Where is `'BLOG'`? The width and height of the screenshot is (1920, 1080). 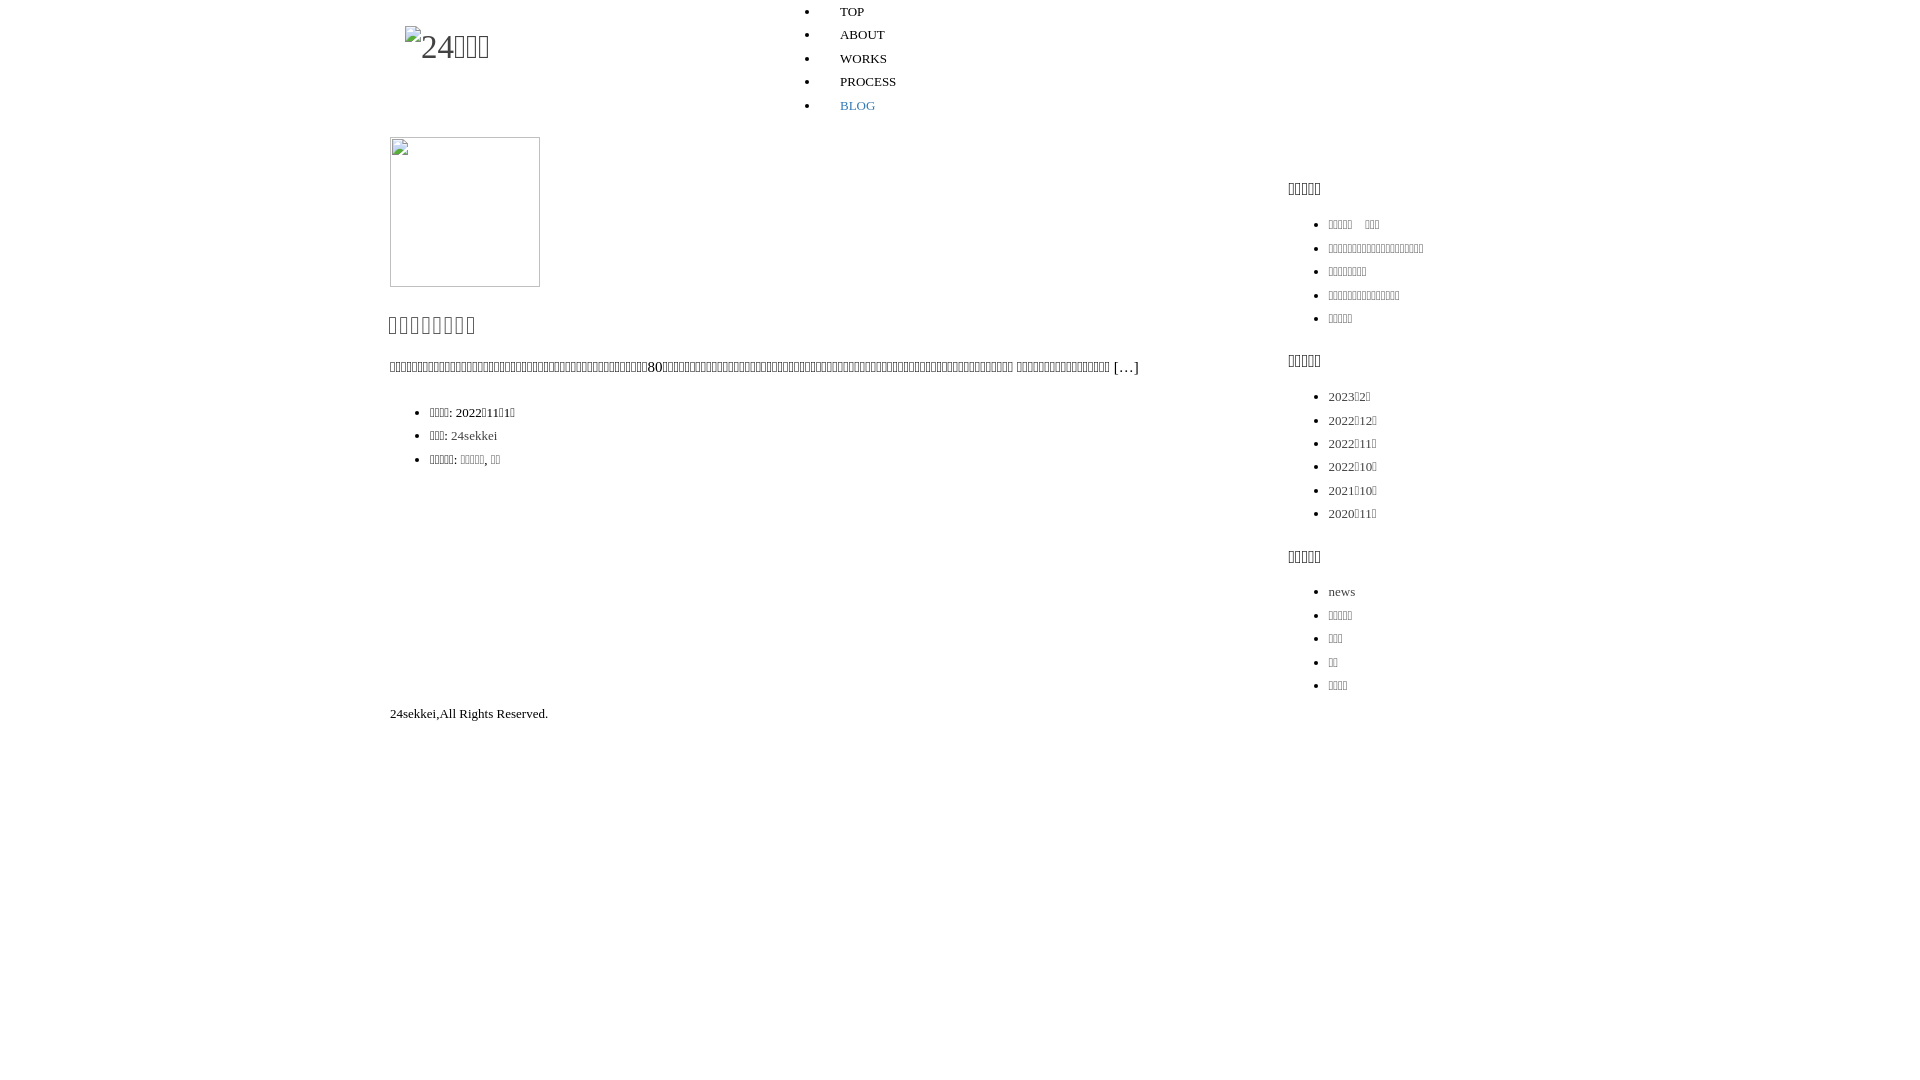 'BLOG' is located at coordinates (857, 105).